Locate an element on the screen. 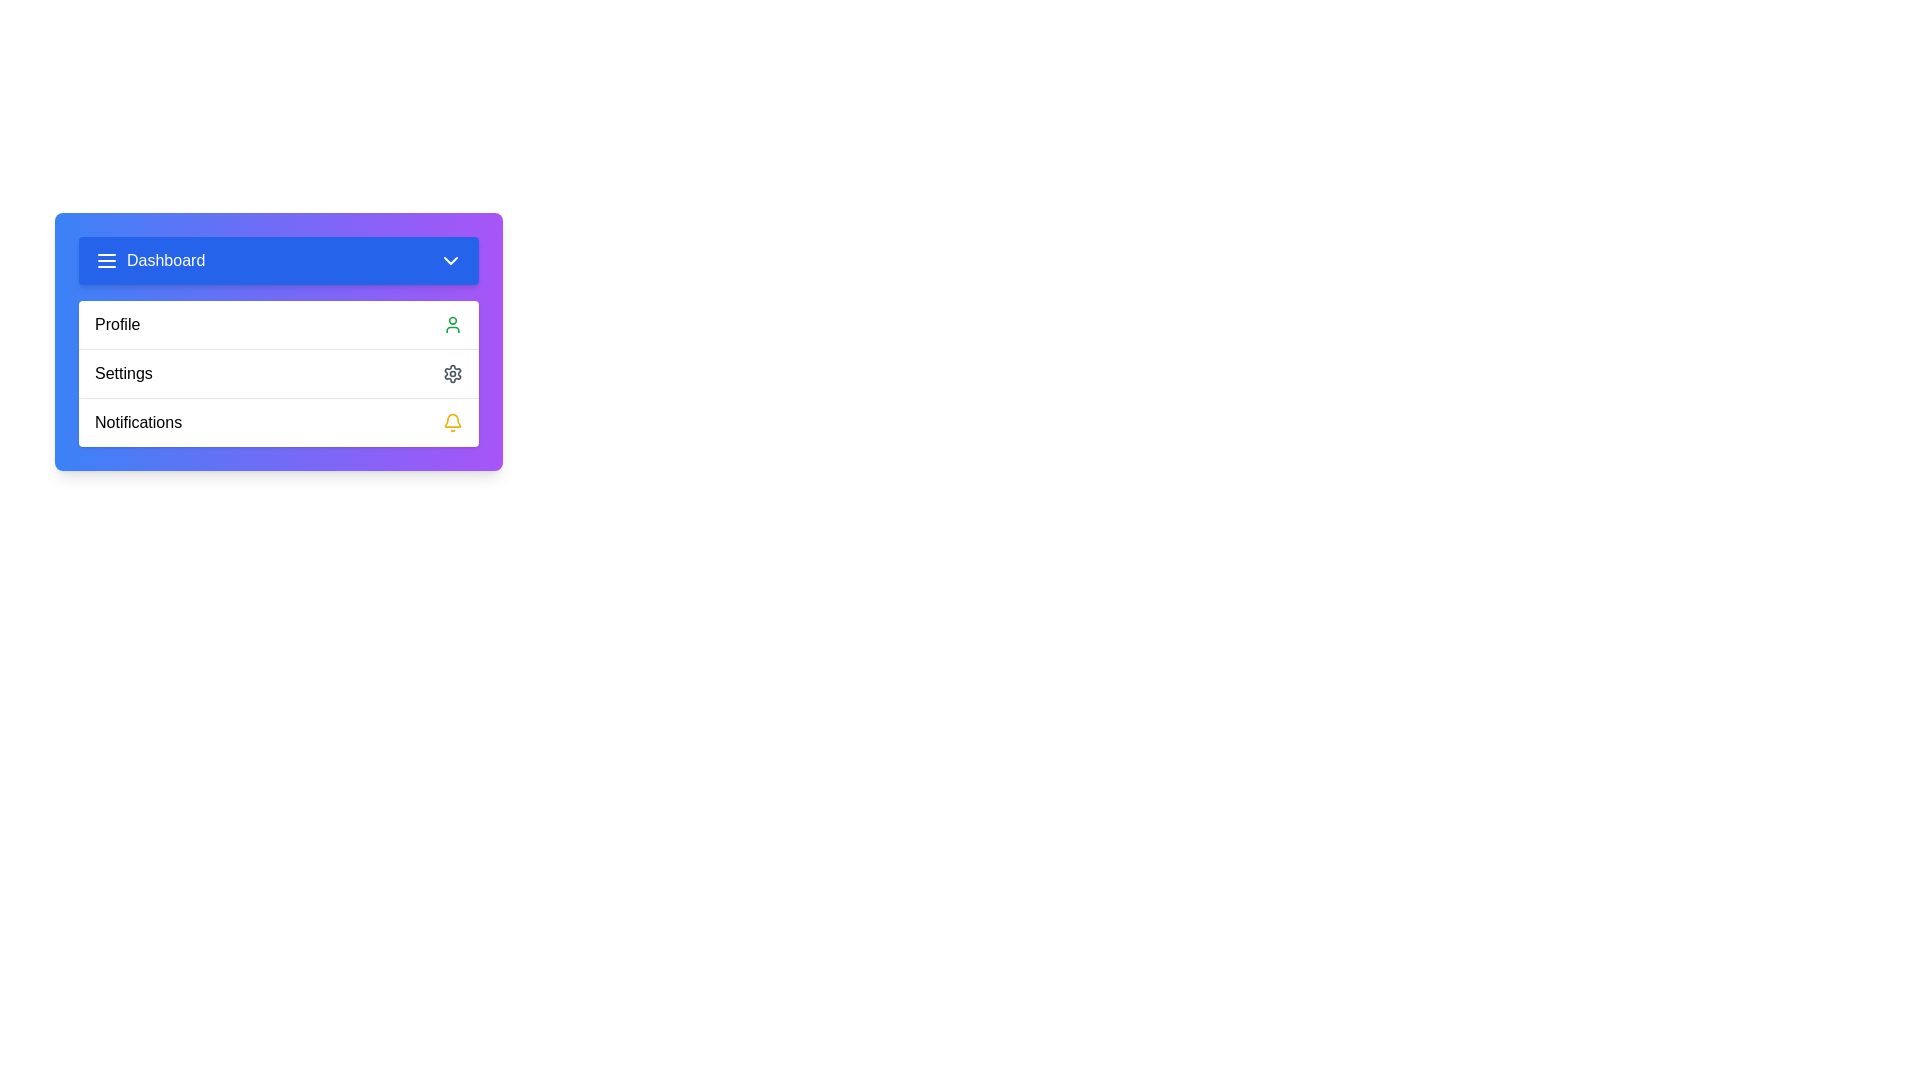 The image size is (1920, 1080). the menu item Notifications is located at coordinates (277, 420).